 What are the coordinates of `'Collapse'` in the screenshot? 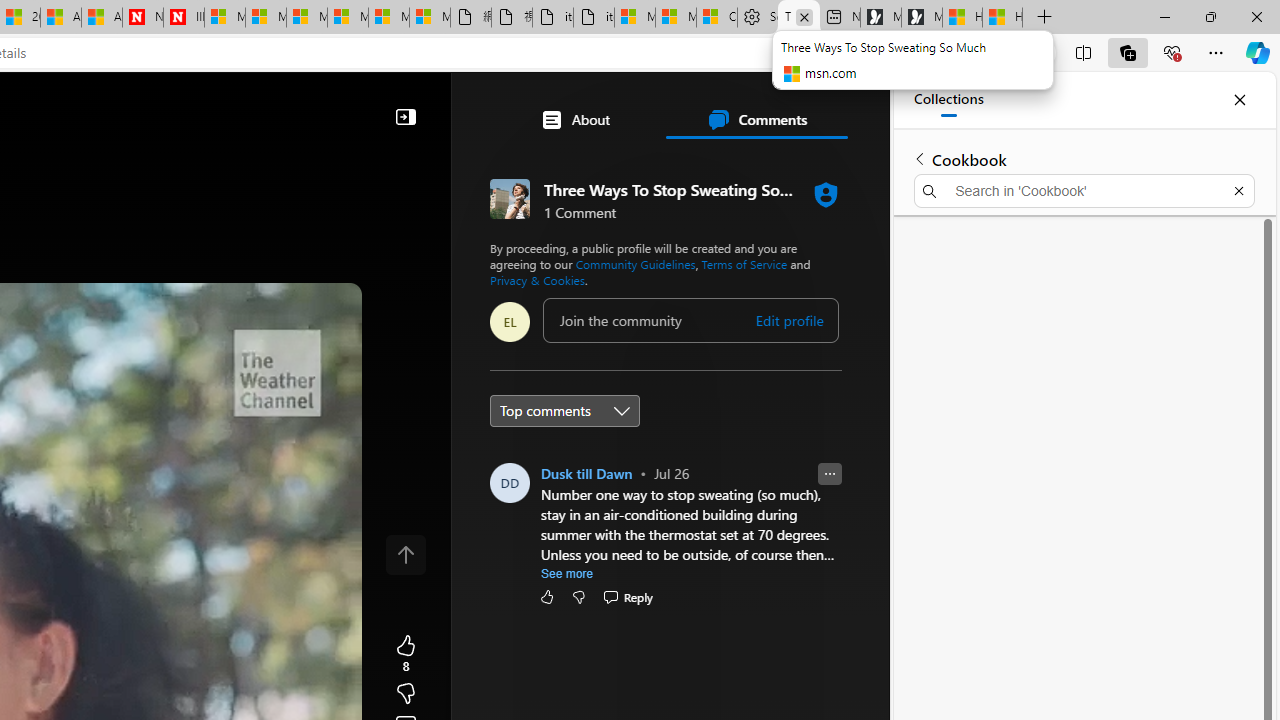 It's located at (405, 115).